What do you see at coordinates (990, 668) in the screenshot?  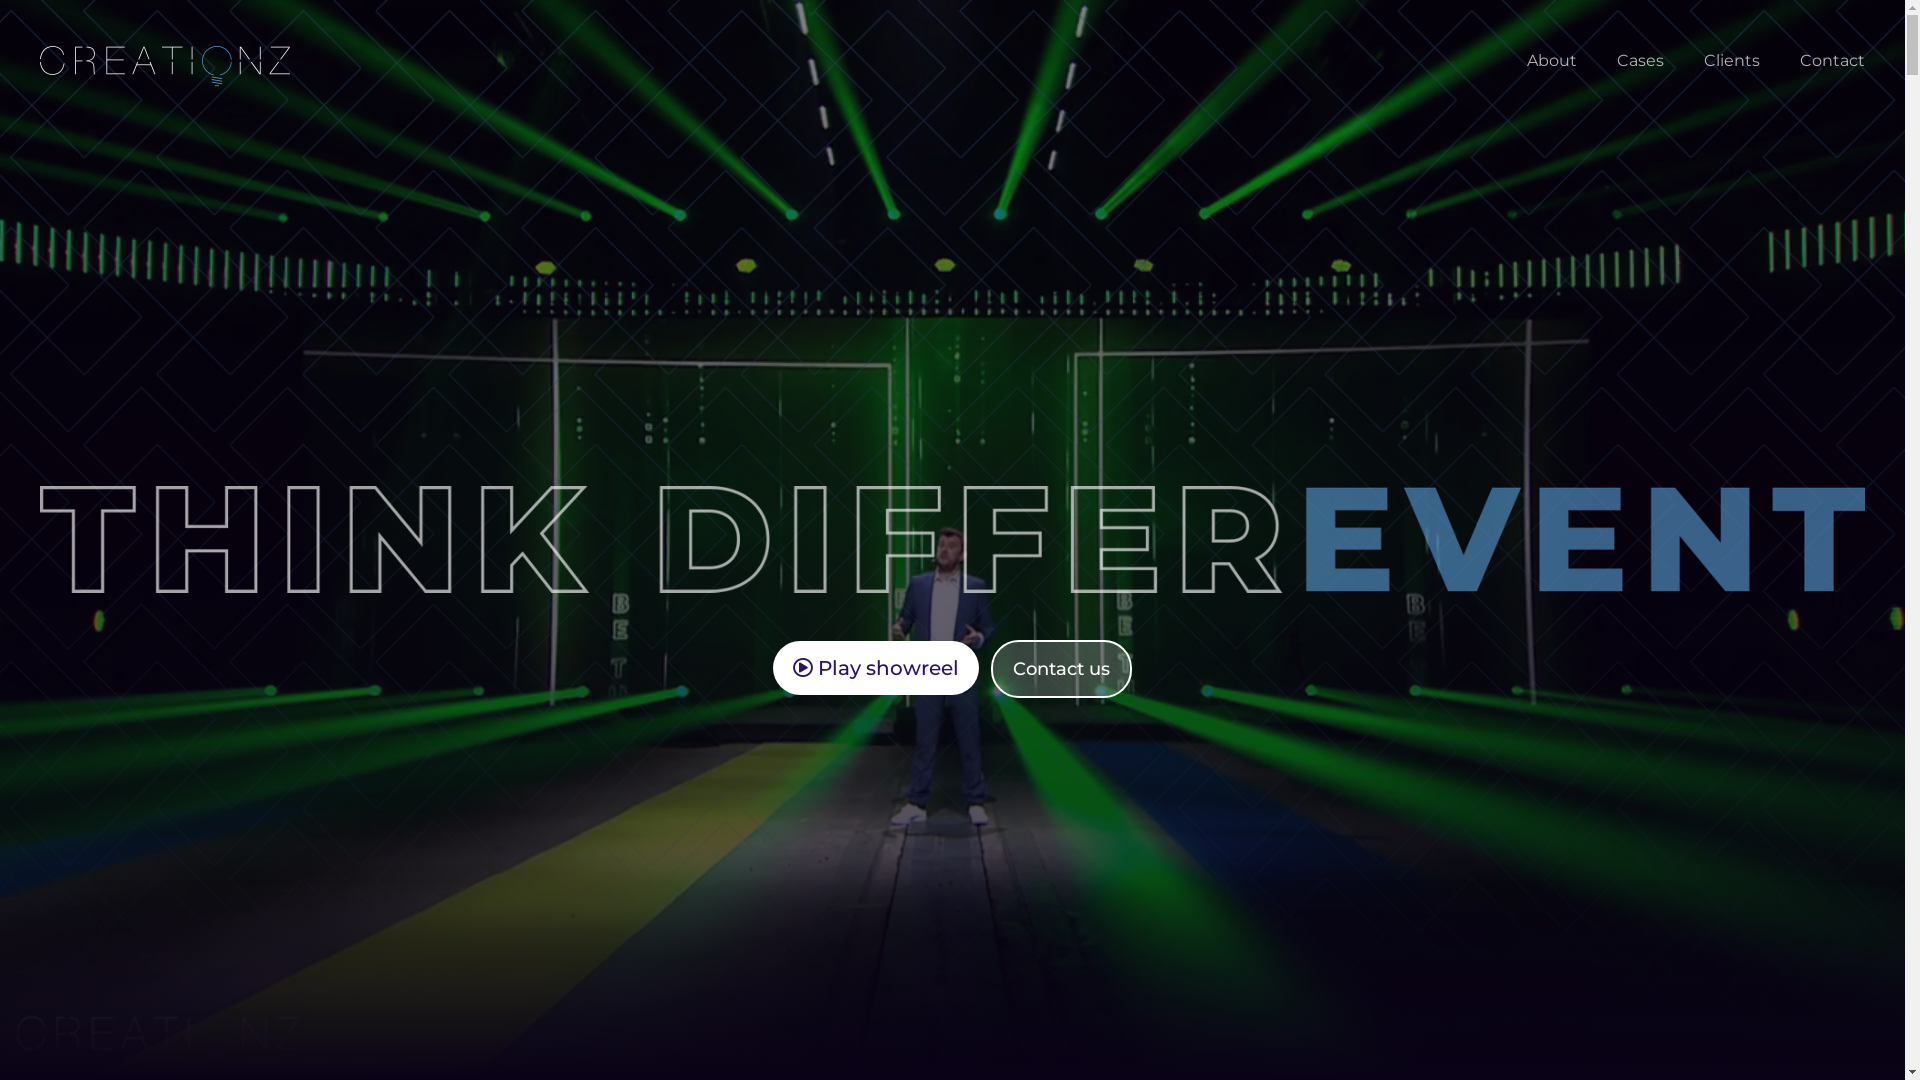 I see `'Contact us'` at bounding box center [990, 668].